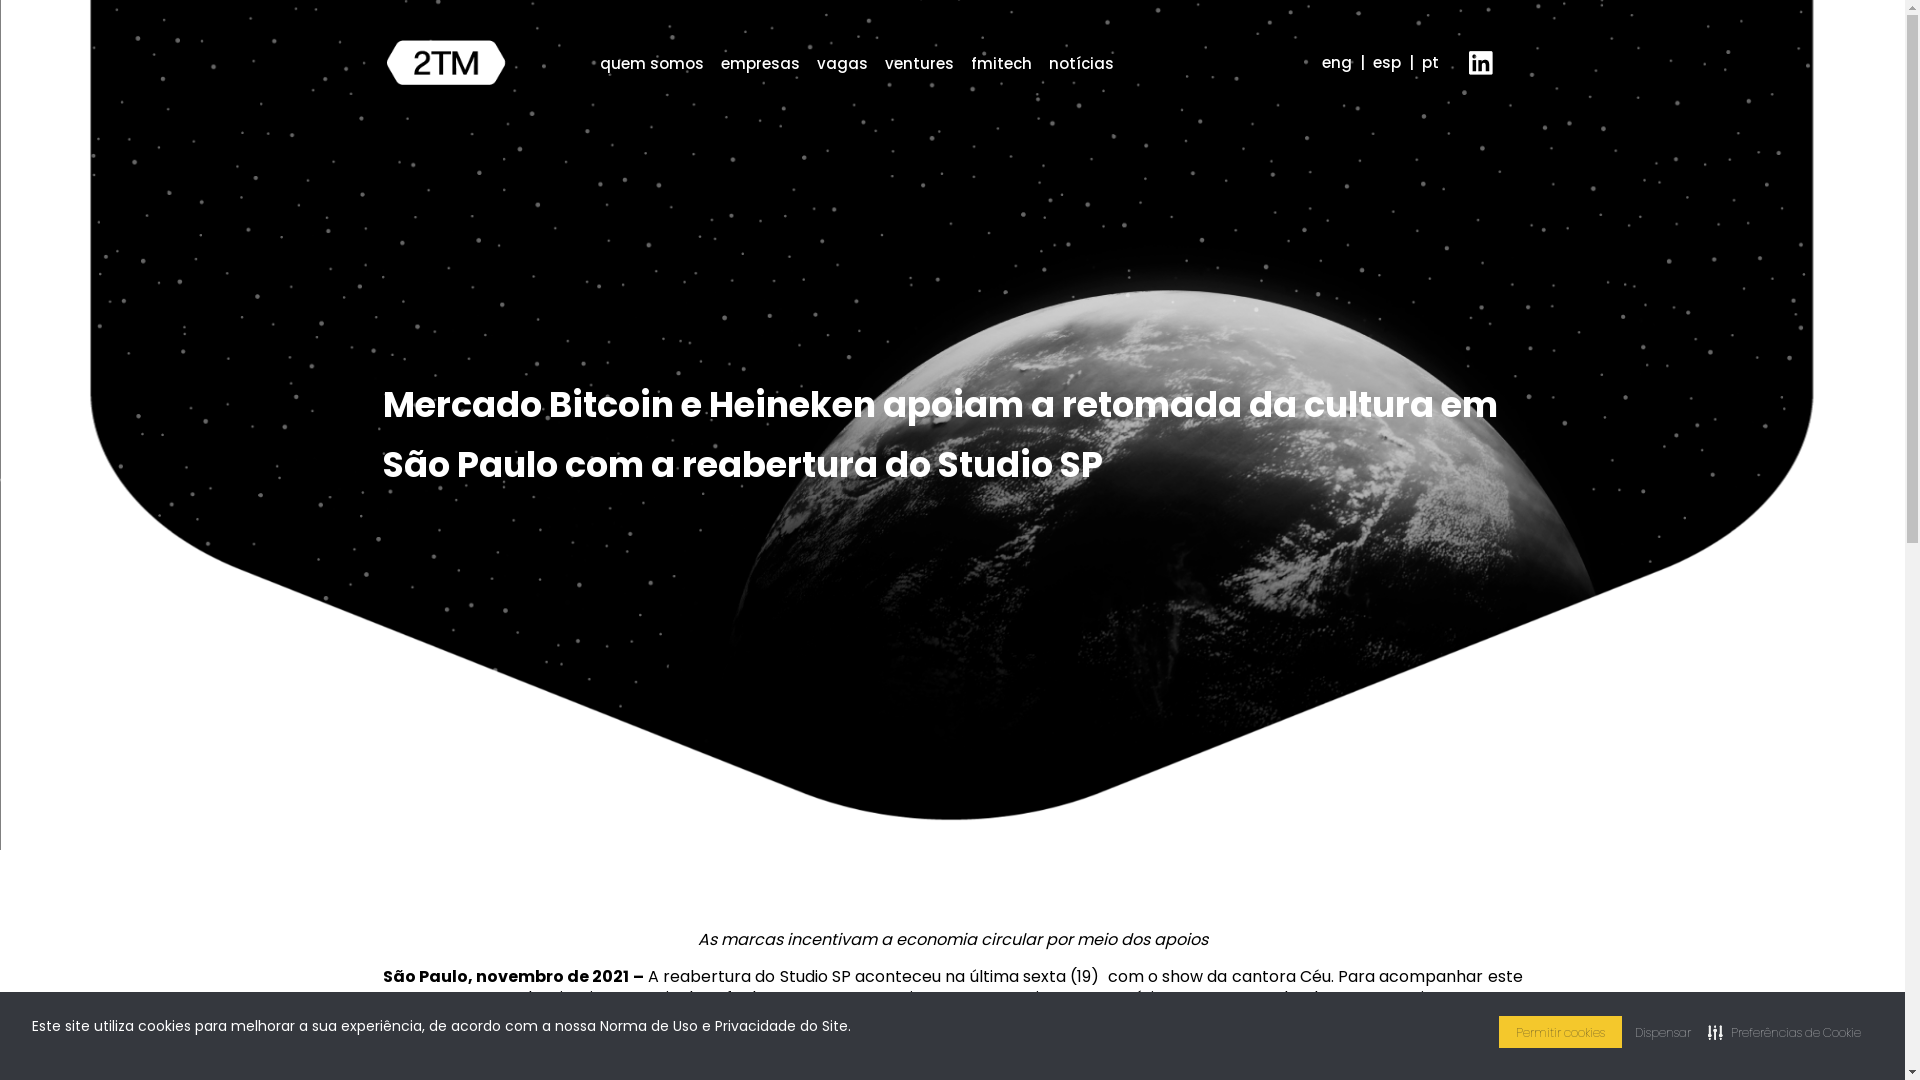 This screenshot has width=1920, height=1080. I want to click on 'empresas', so click(720, 62).